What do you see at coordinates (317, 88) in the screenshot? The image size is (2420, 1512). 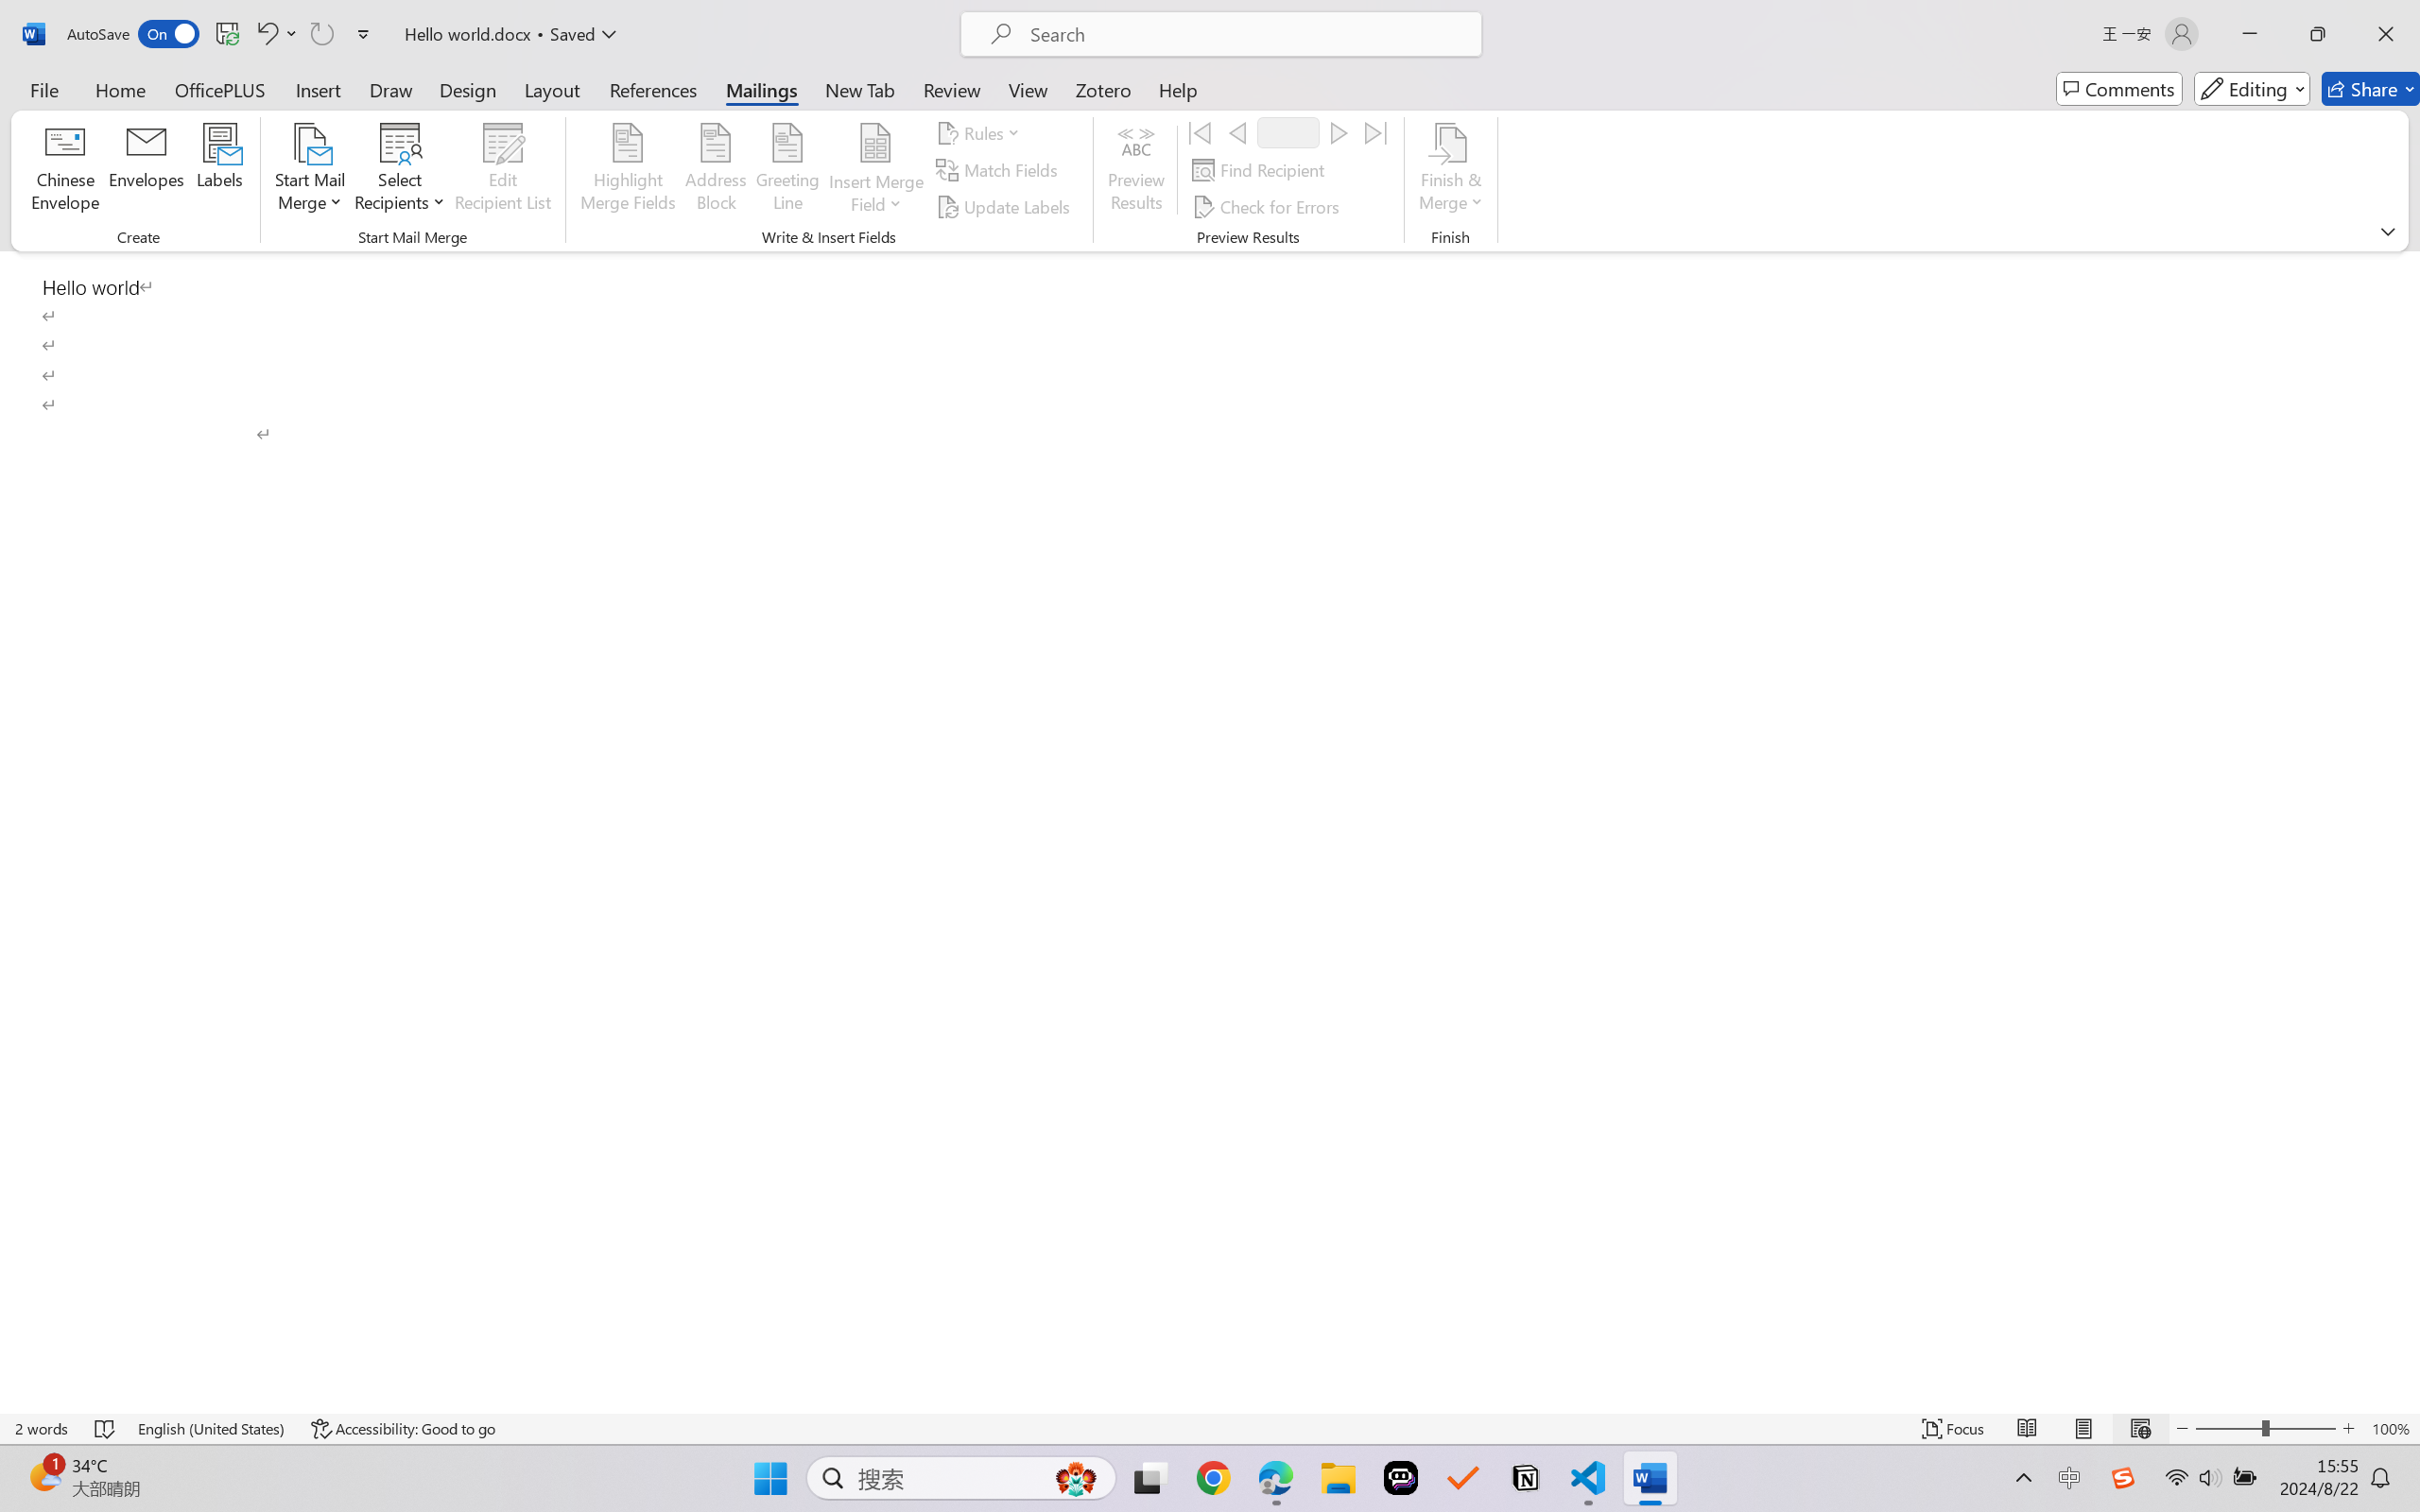 I see `'Insert'` at bounding box center [317, 88].